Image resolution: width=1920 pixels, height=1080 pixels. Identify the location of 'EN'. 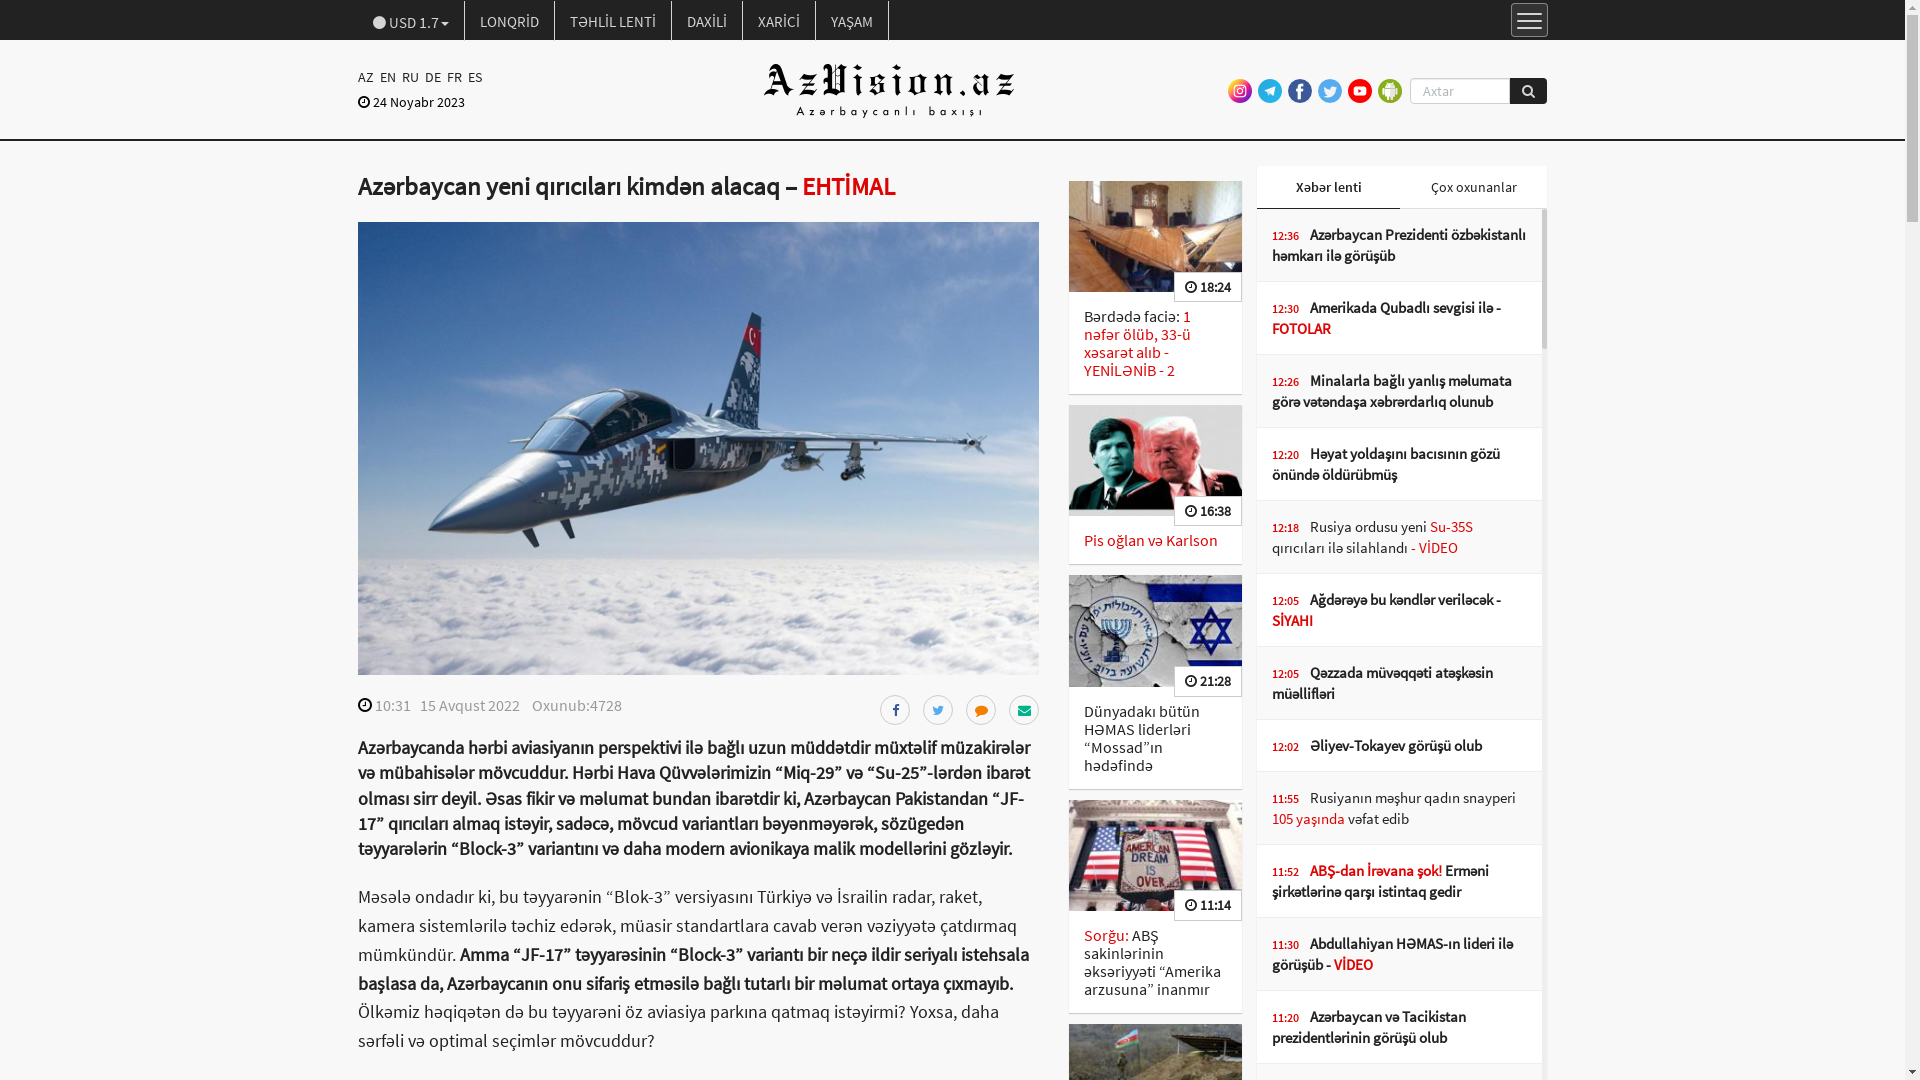
(387, 76).